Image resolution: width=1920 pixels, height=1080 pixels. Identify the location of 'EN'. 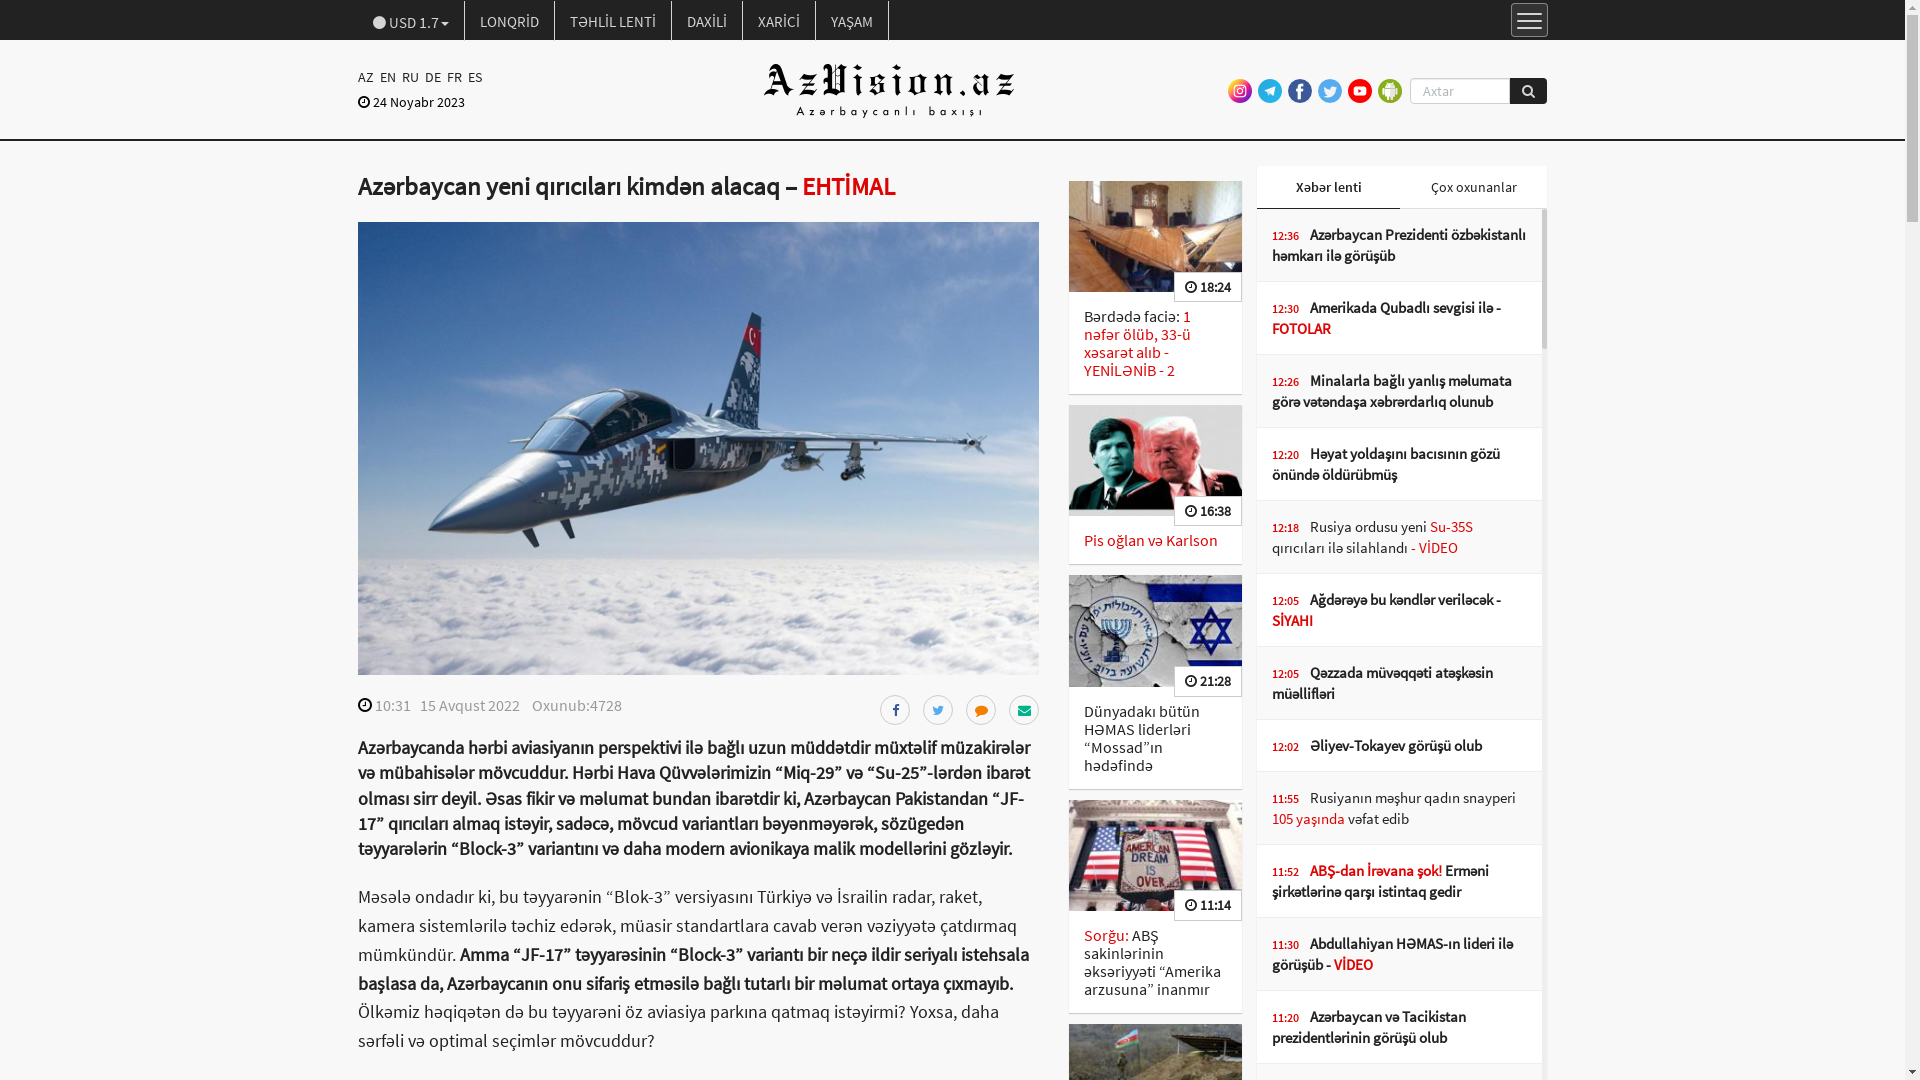
(387, 76).